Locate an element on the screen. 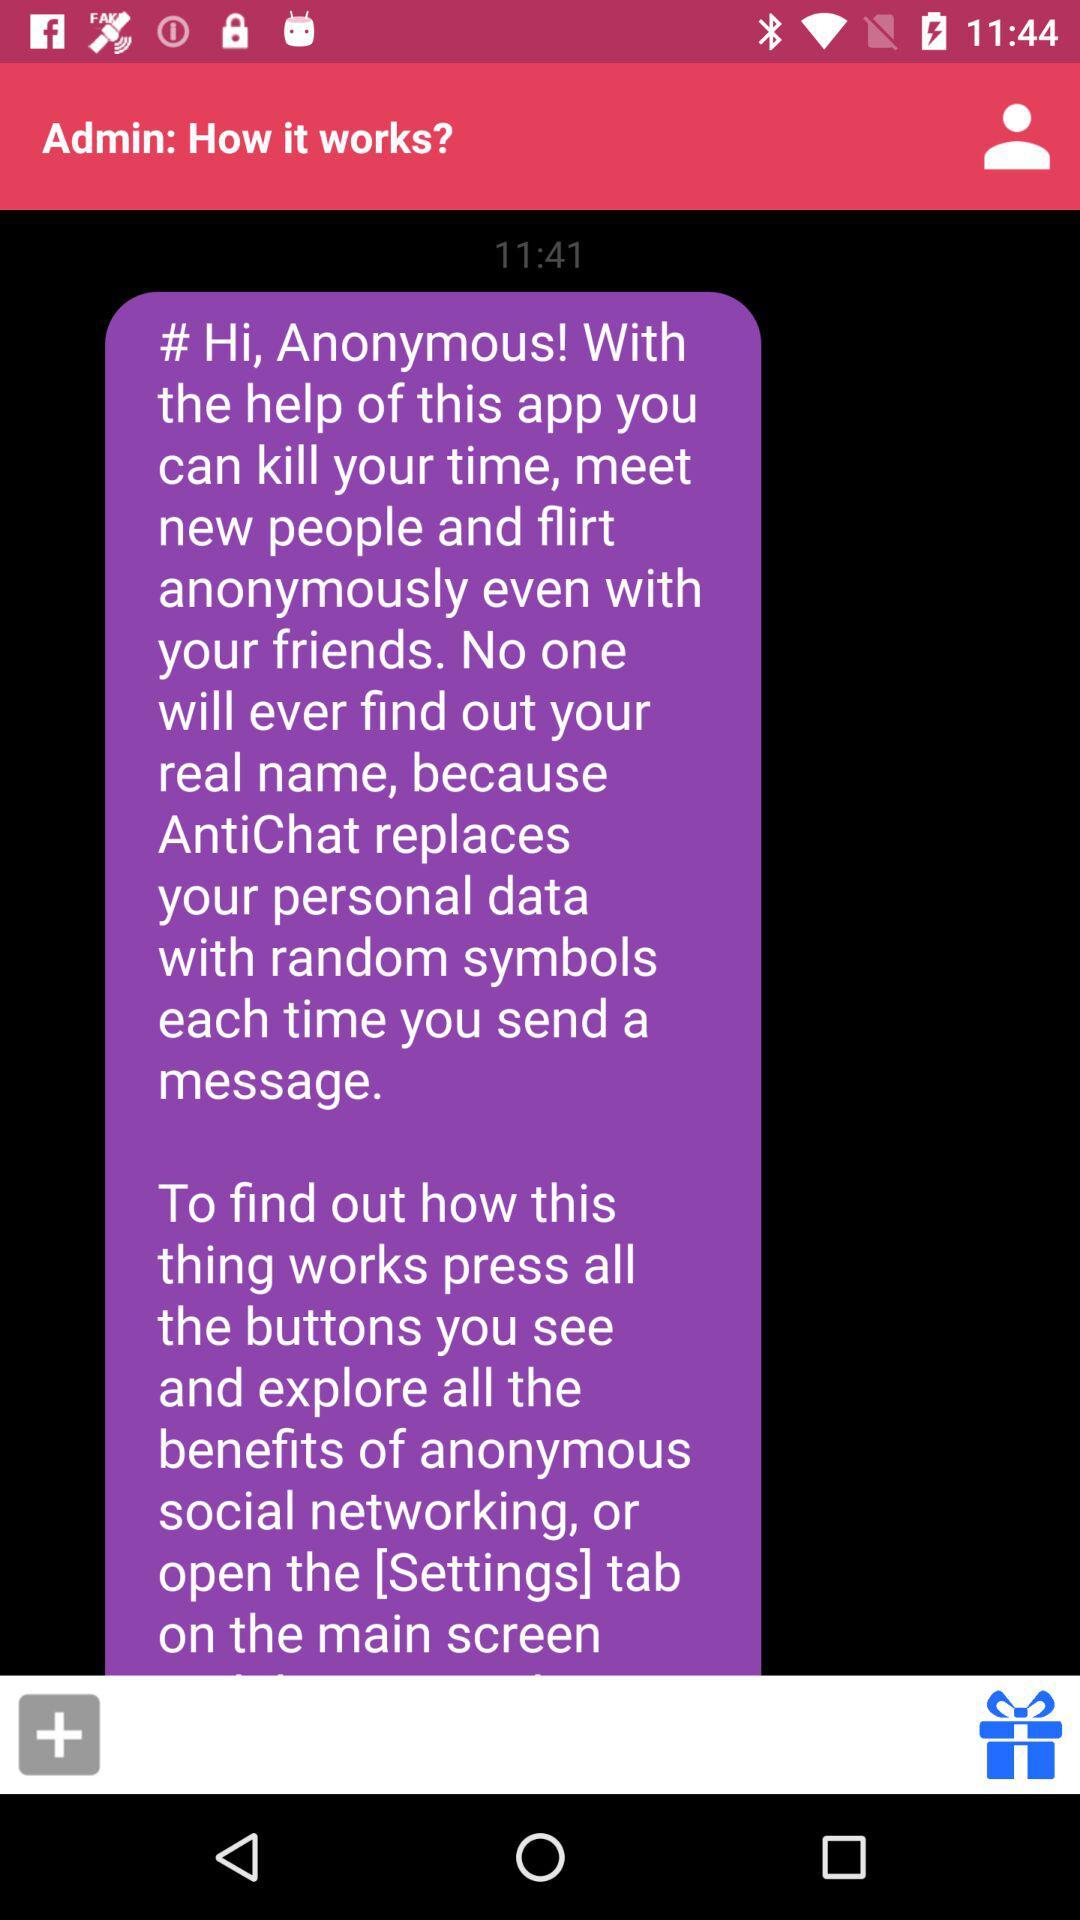 This screenshot has width=1080, height=1920. hi anonymous with icon is located at coordinates (432, 983).